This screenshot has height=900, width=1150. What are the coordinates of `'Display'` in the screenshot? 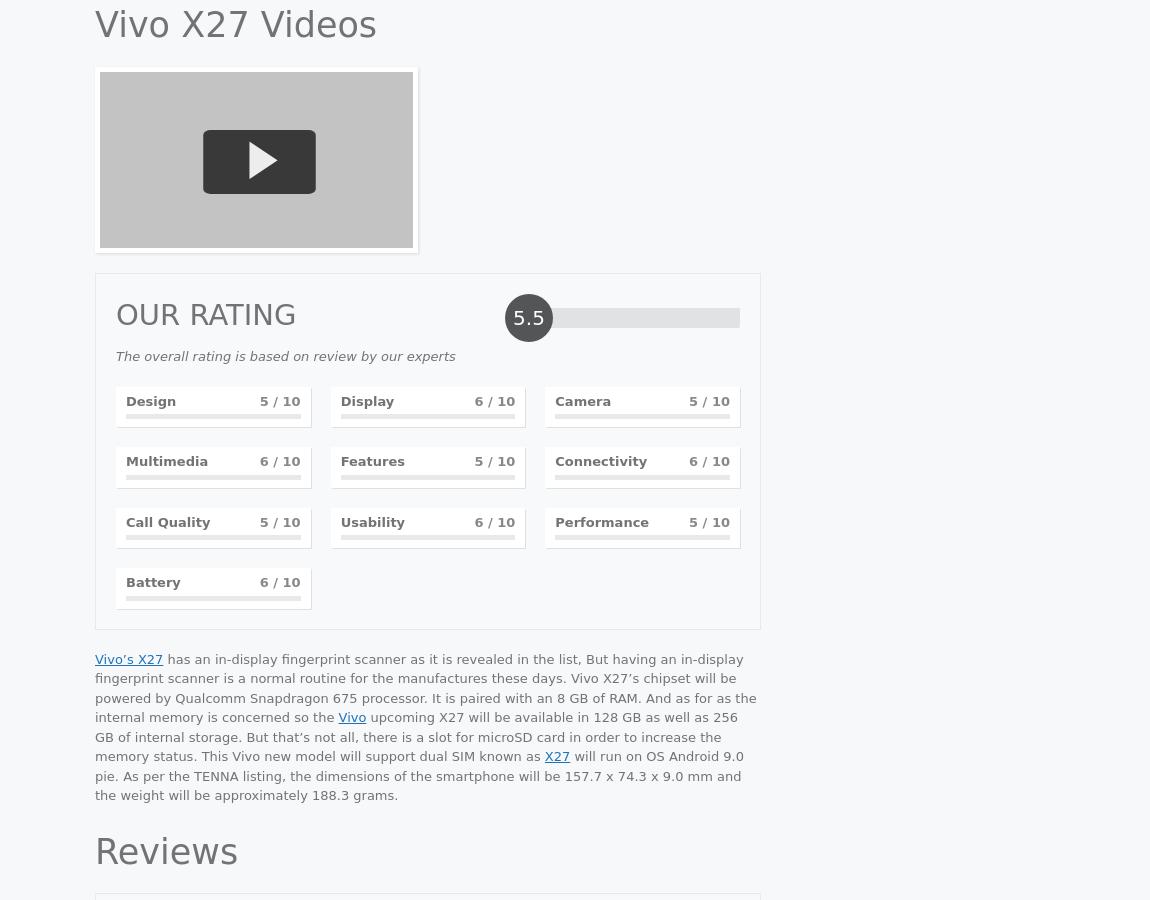 It's located at (340, 400).